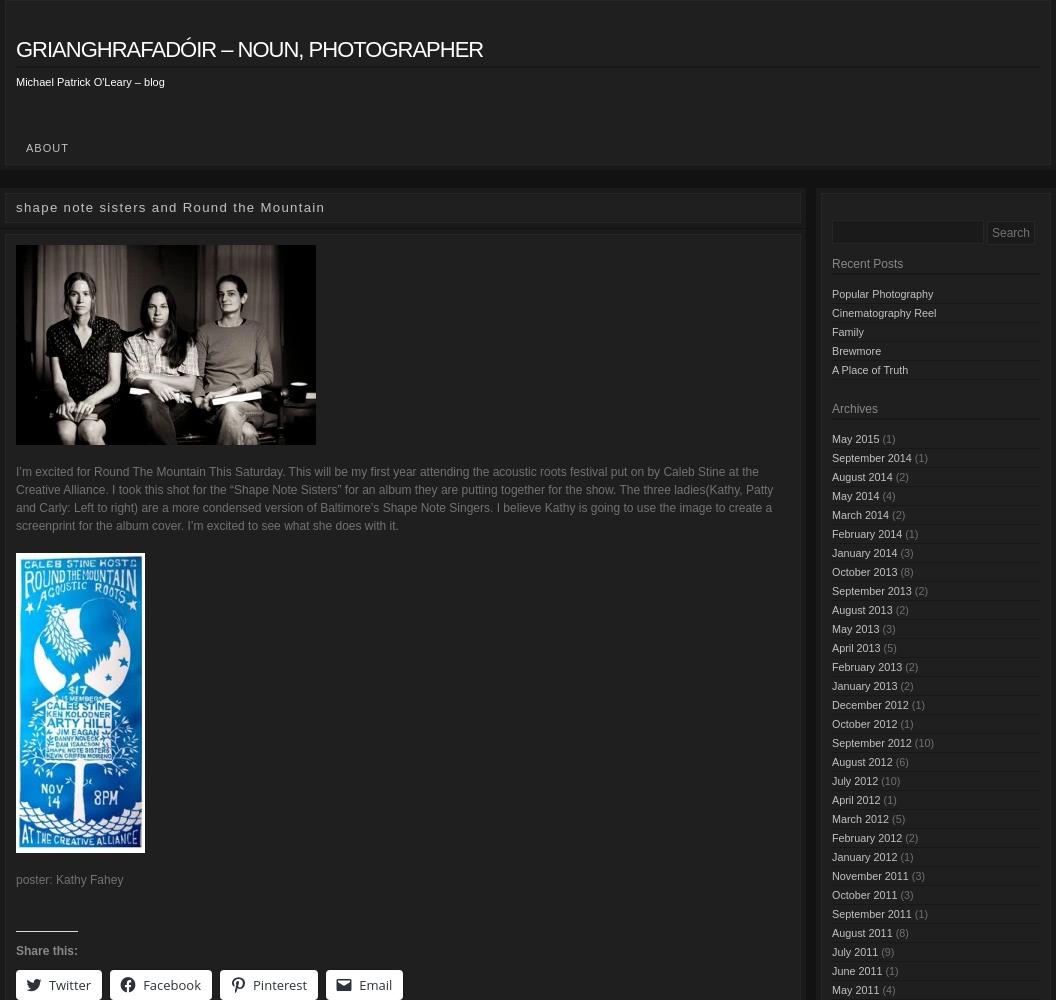 This screenshot has height=1000, width=1056. I want to click on 'February 2014', so click(832, 533).